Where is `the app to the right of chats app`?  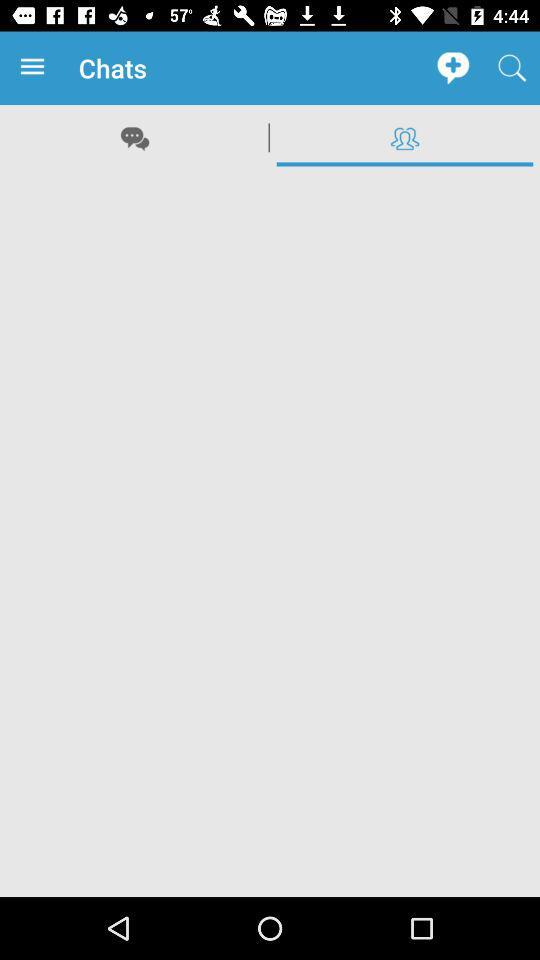 the app to the right of chats app is located at coordinates (453, 68).